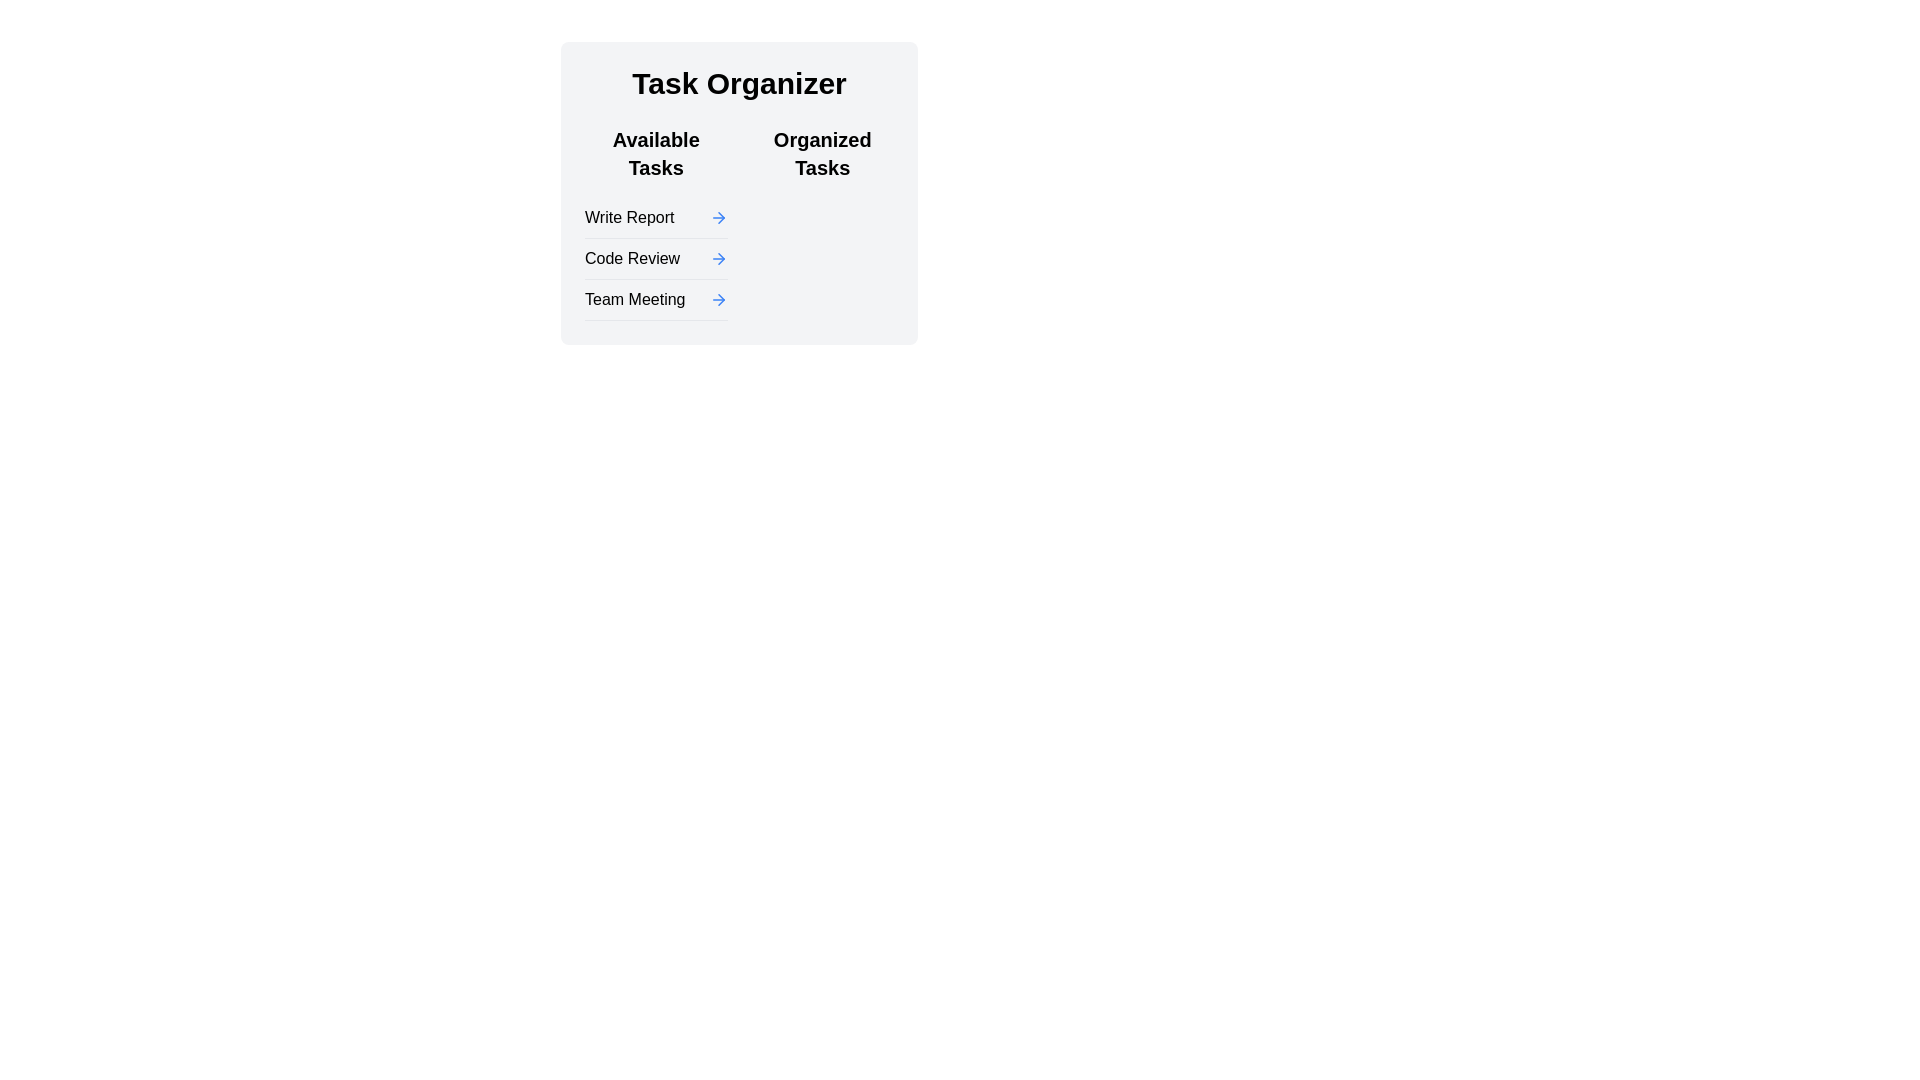  What do you see at coordinates (718, 218) in the screenshot?
I see `the Icon Link or Button located to the right of the 'Write Report' label in the 'Available Tasks' section of the 'Task Organizer' interface` at bounding box center [718, 218].